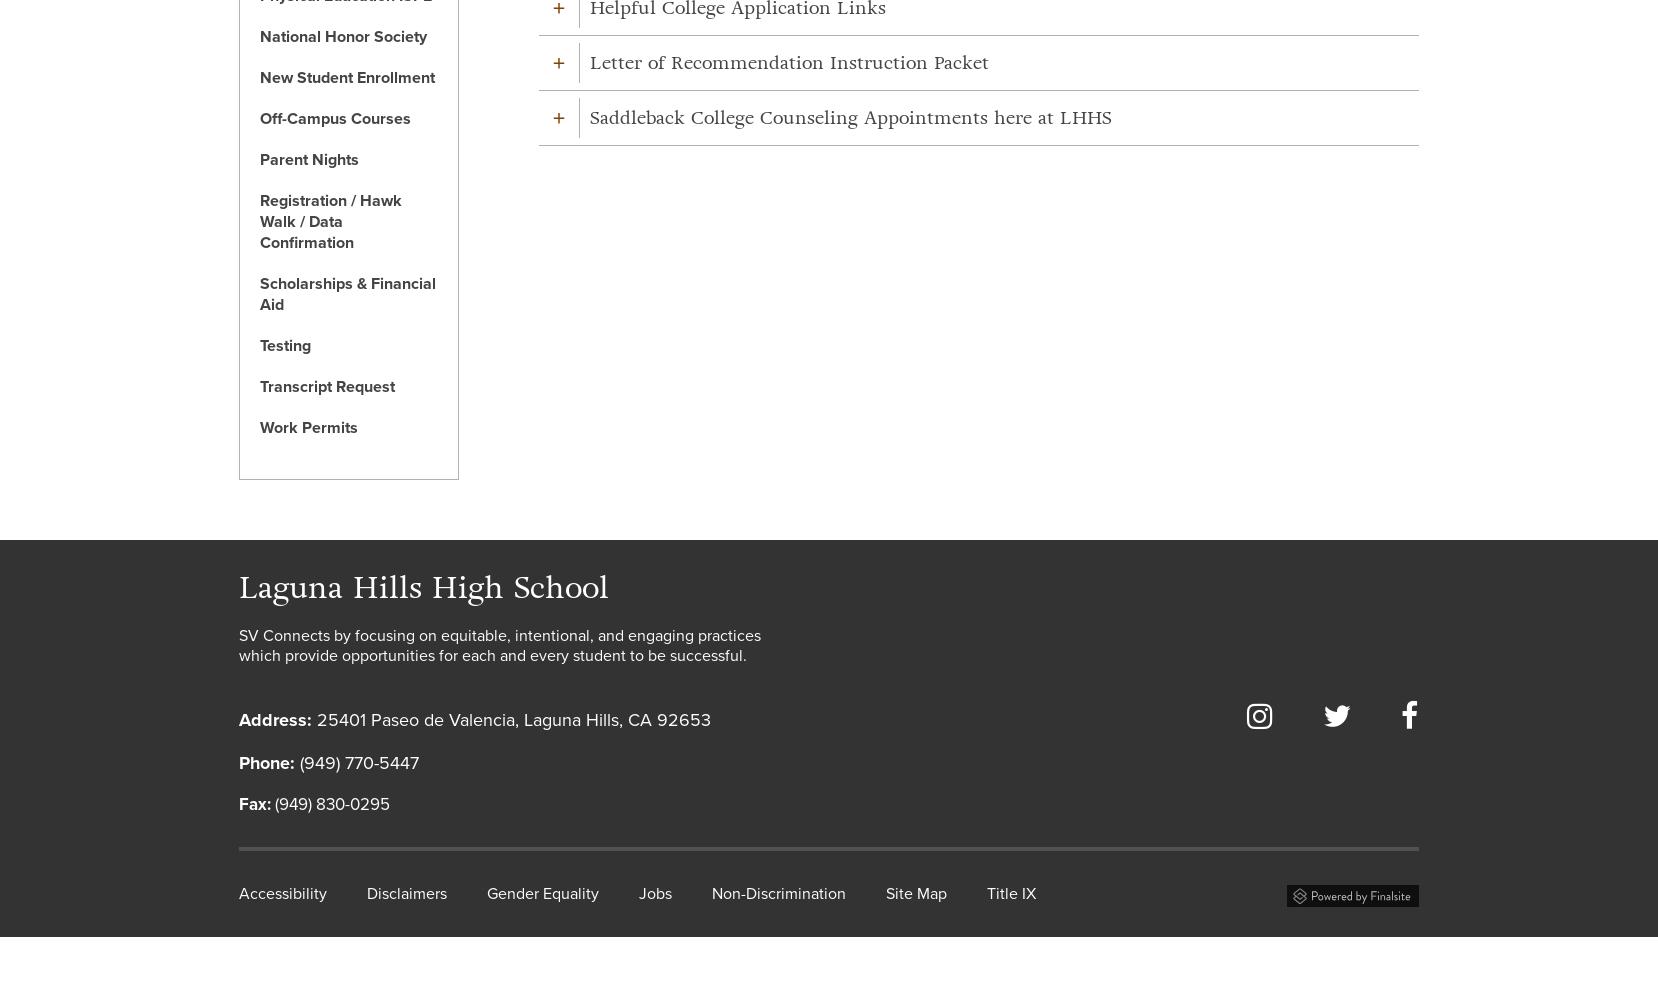 The image size is (1658, 1000). I want to click on 'Accessibility', so click(282, 893).